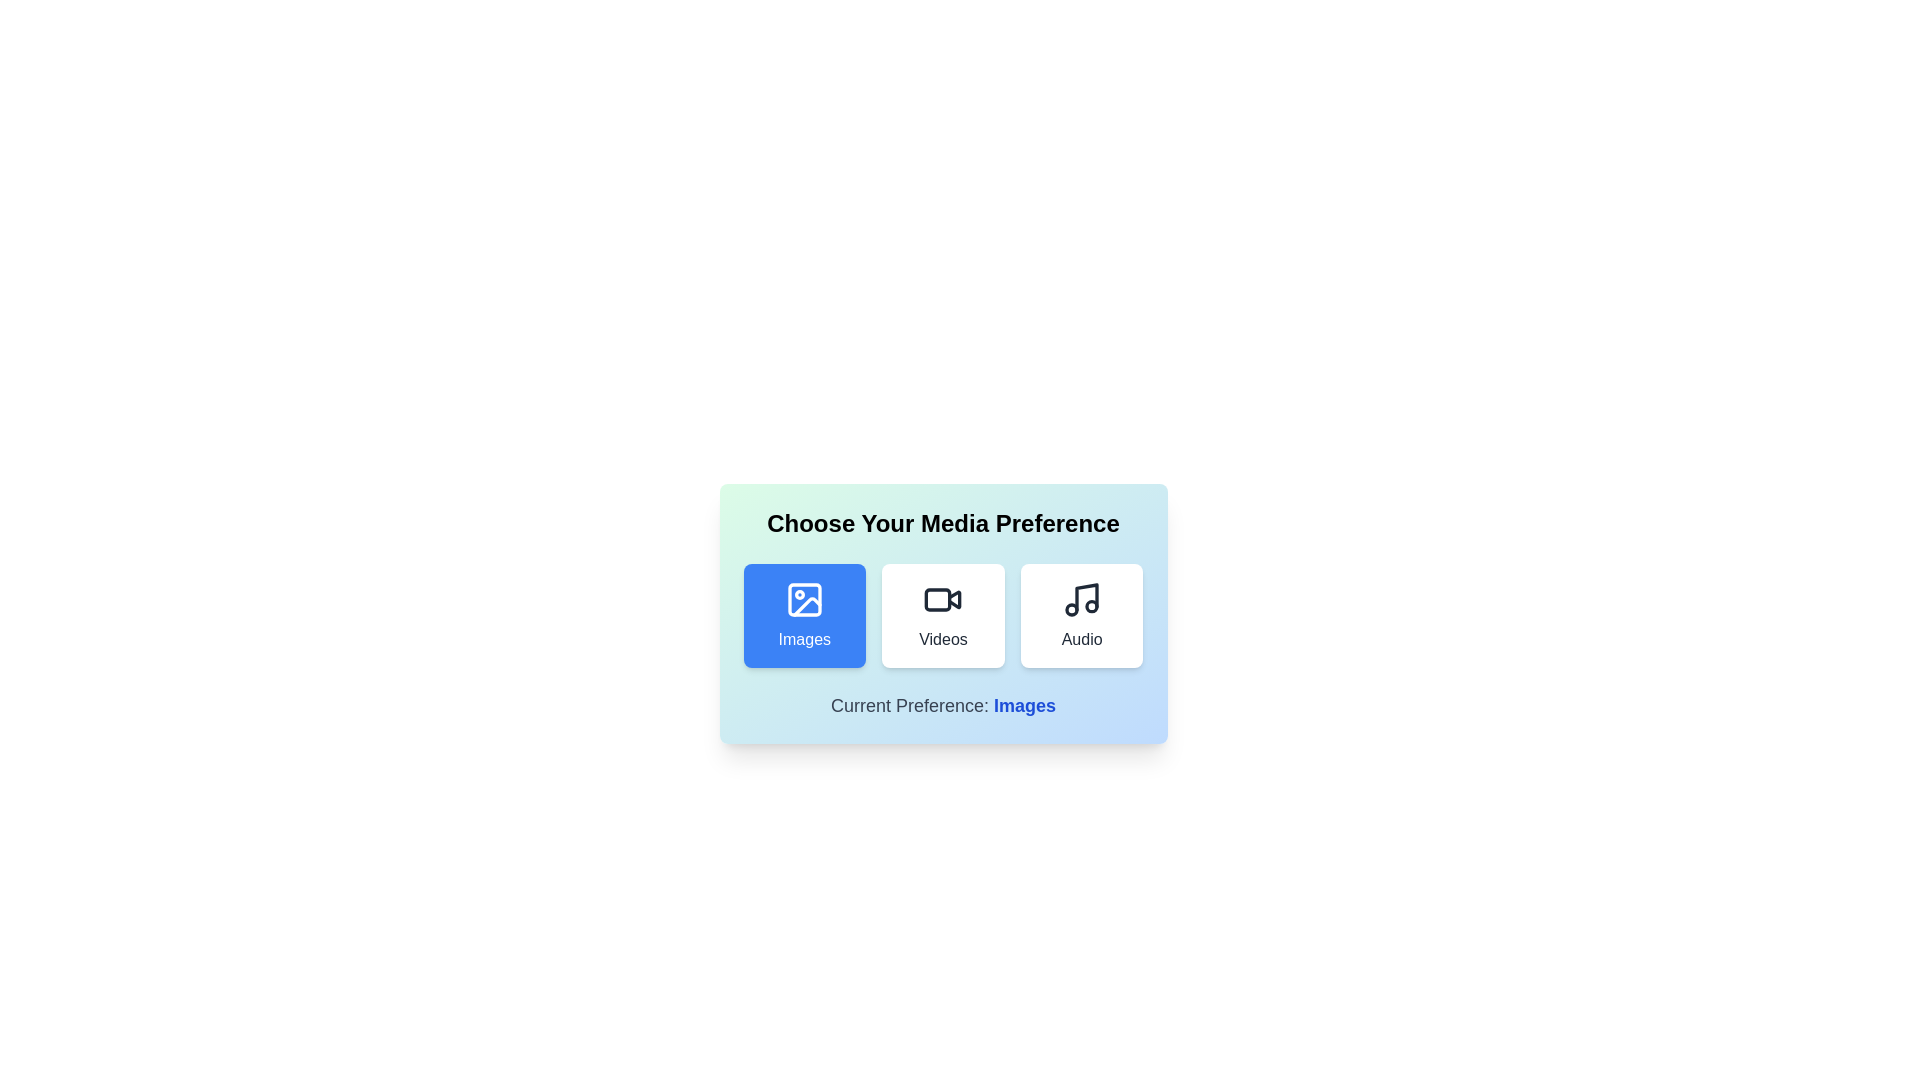 The image size is (1920, 1080). I want to click on the media preference option Videos, so click(942, 615).